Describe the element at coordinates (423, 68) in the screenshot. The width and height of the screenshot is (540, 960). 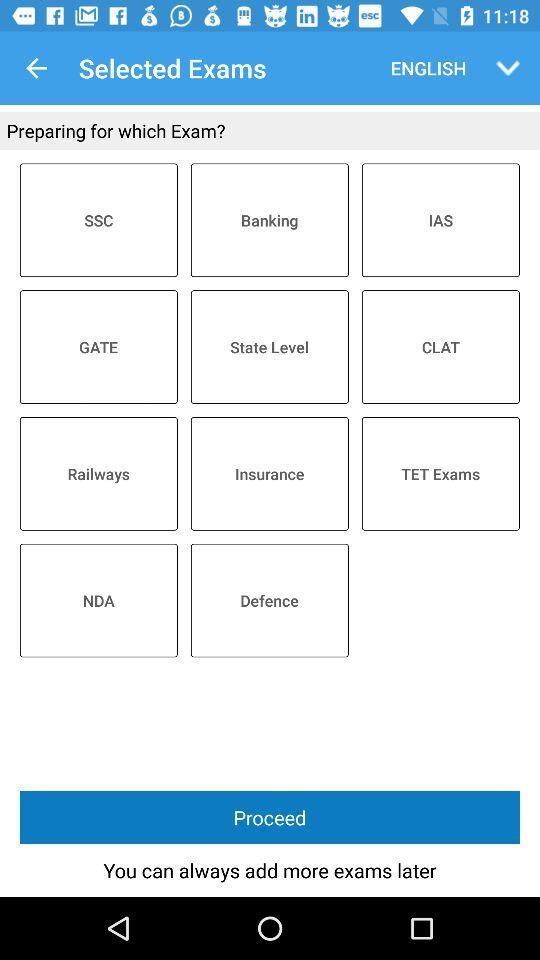
I see `app to the right of the selected exams item` at that location.